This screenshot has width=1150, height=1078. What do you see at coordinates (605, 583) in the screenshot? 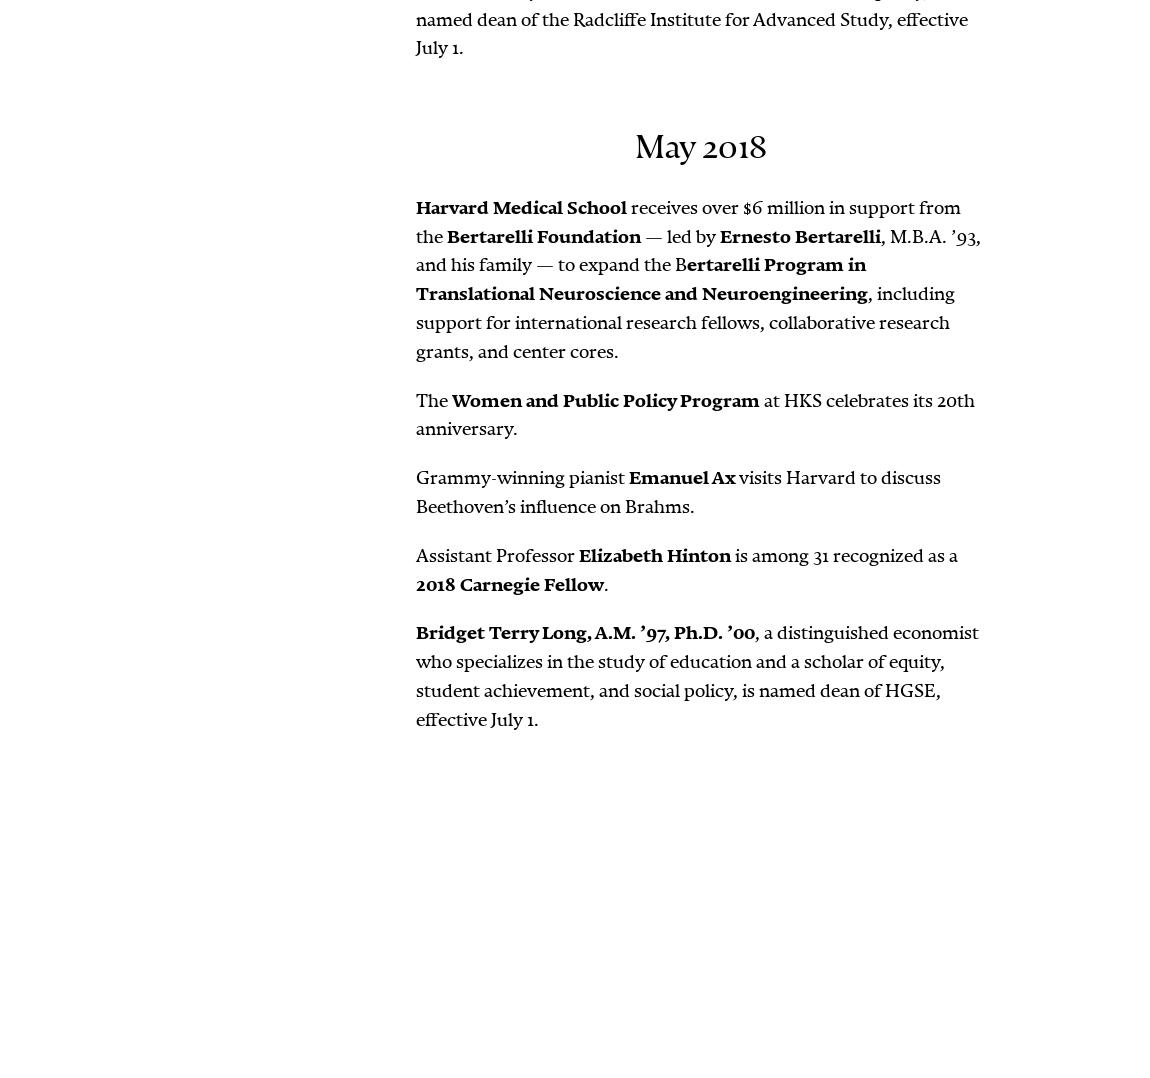
I see `'.'` at bounding box center [605, 583].